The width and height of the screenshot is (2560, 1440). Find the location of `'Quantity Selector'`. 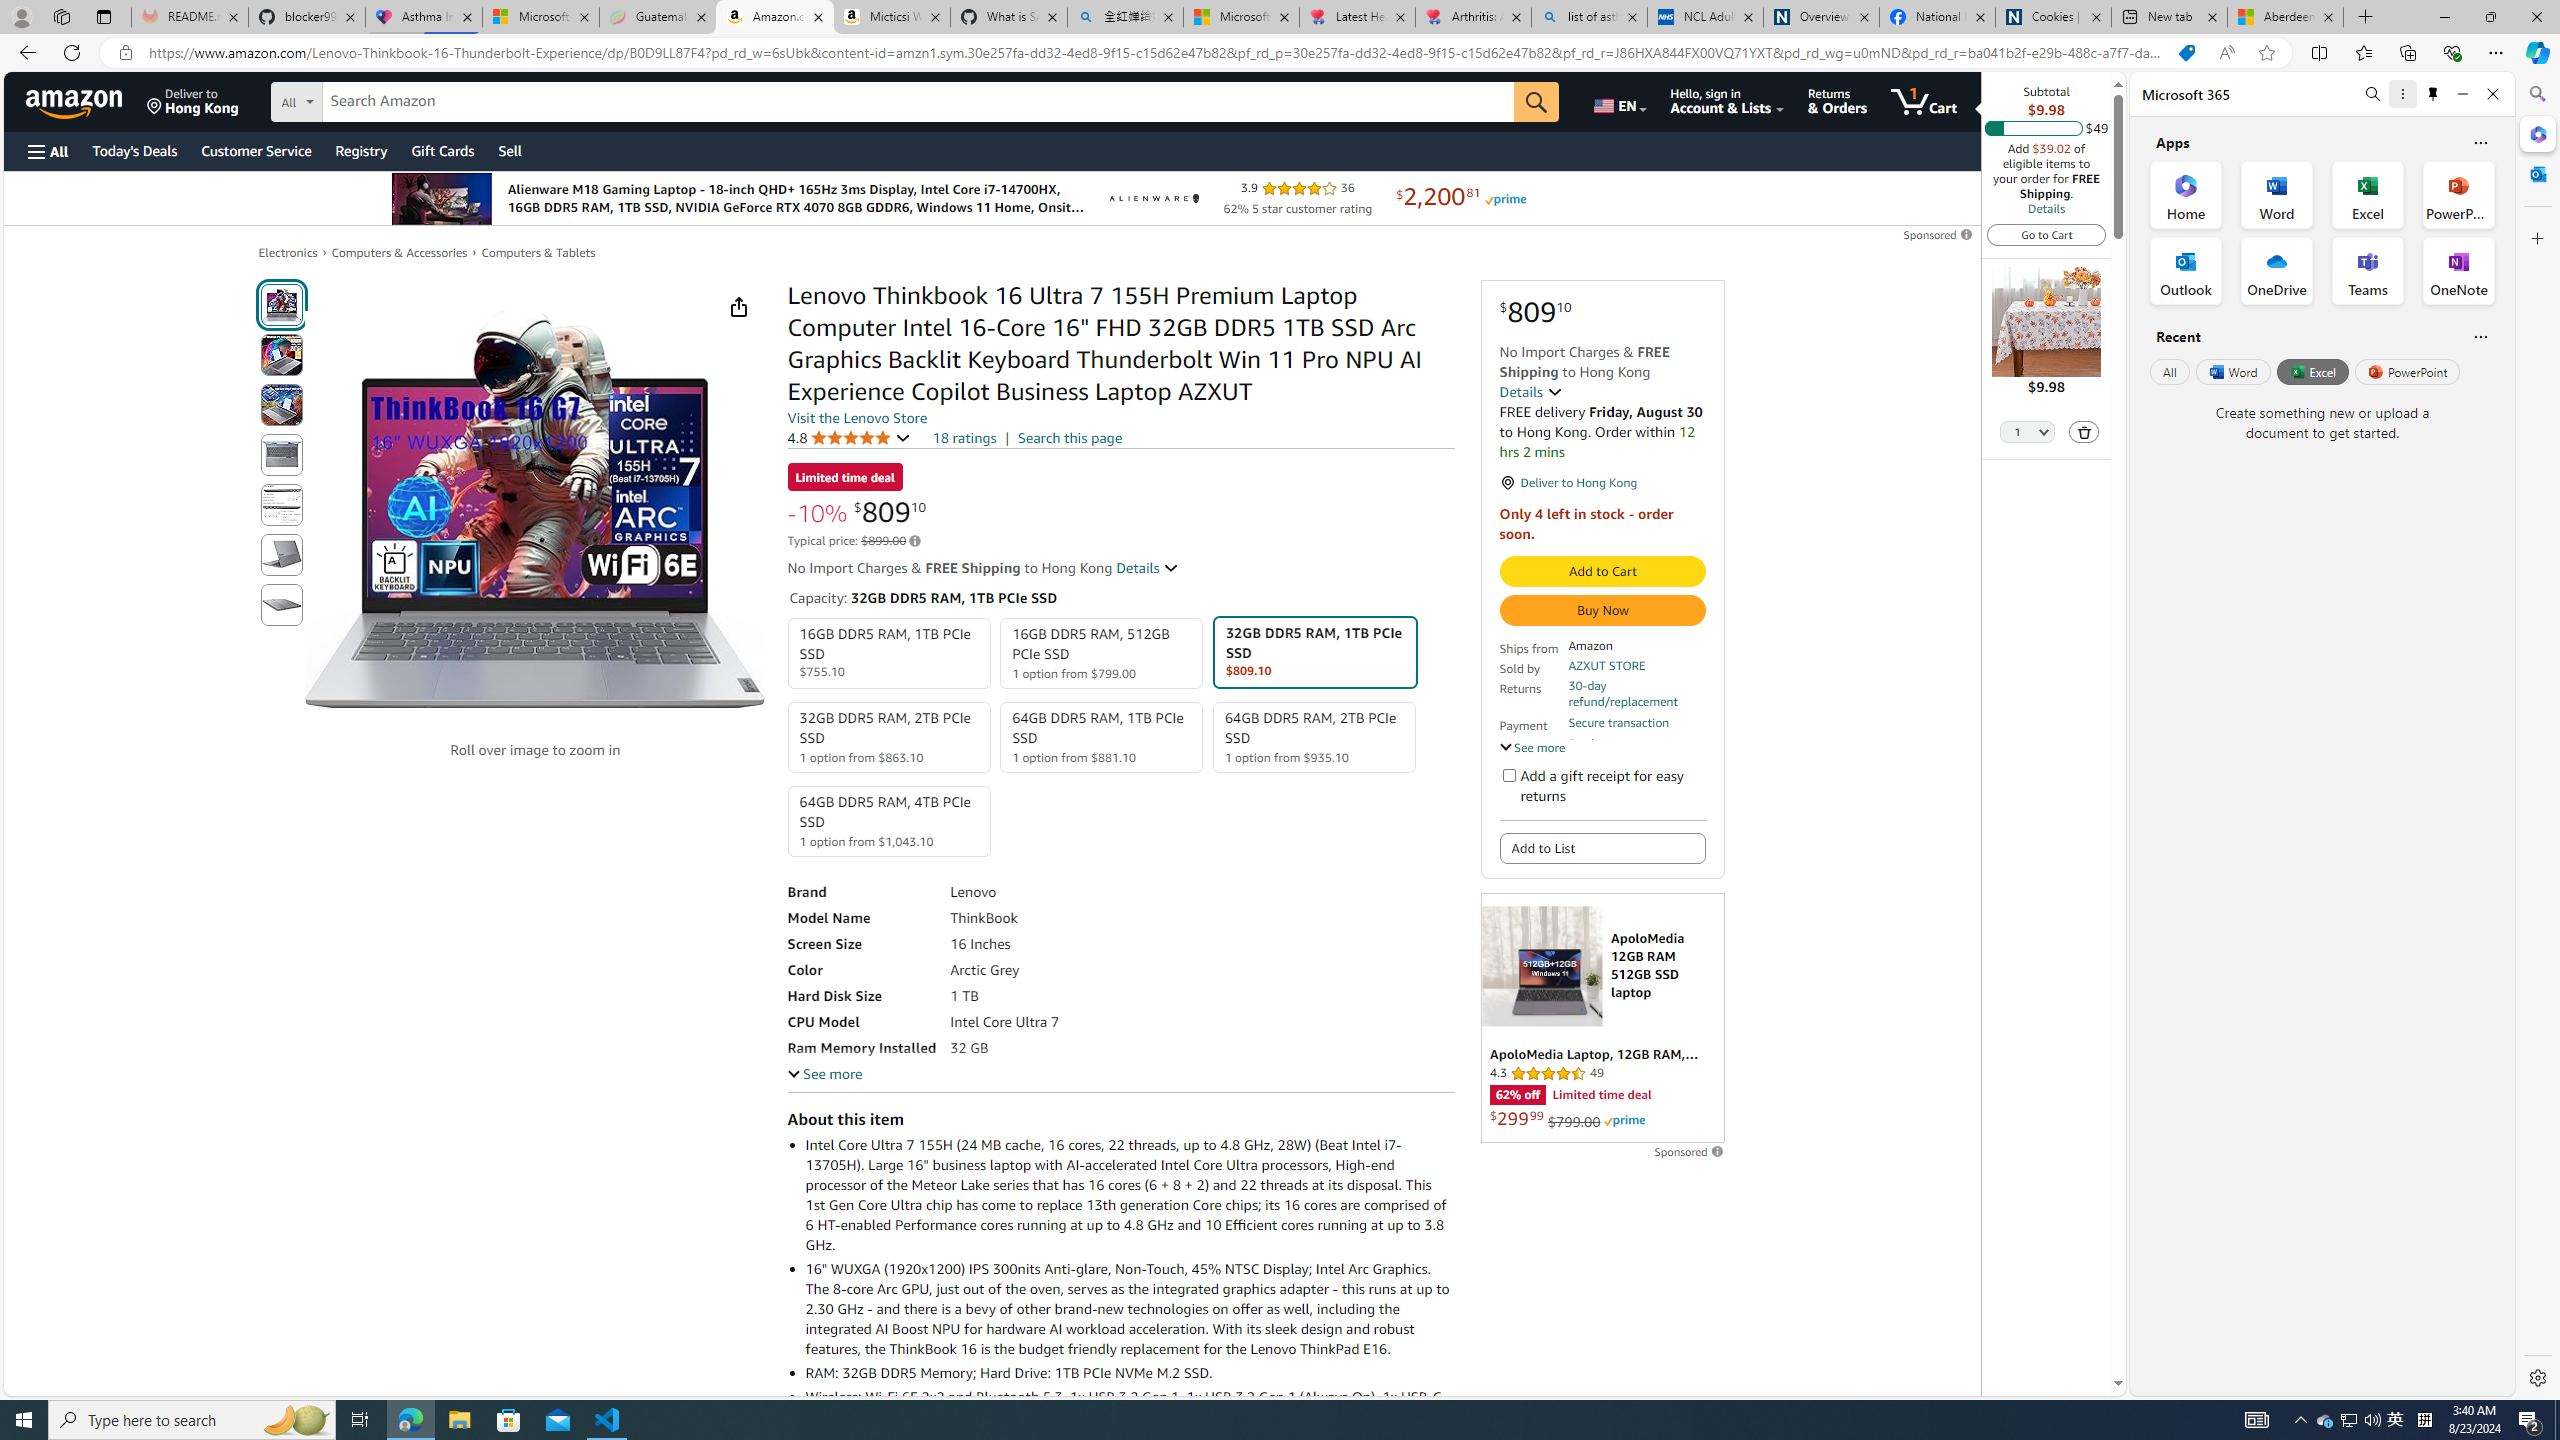

'Quantity Selector' is located at coordinates (2026, 433).